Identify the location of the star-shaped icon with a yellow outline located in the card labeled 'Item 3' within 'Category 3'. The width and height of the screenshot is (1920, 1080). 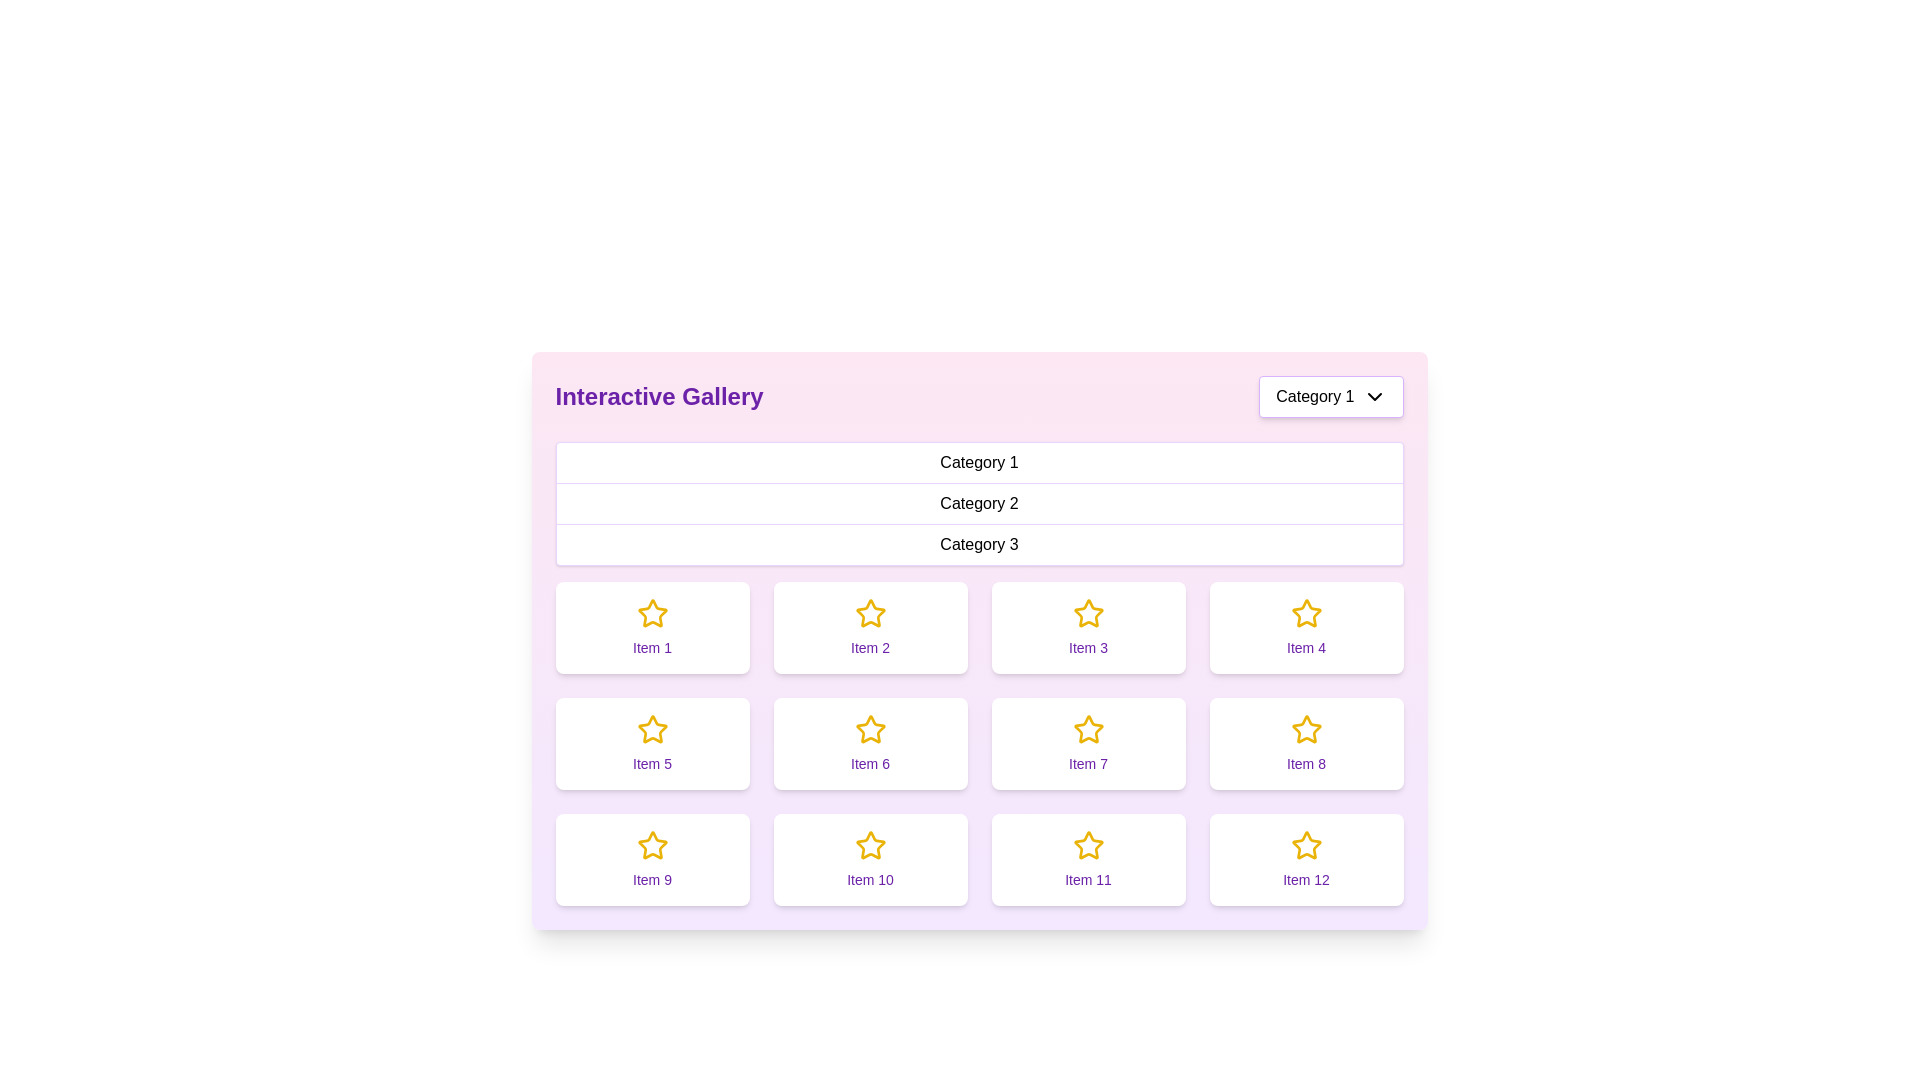
(1087, 612).